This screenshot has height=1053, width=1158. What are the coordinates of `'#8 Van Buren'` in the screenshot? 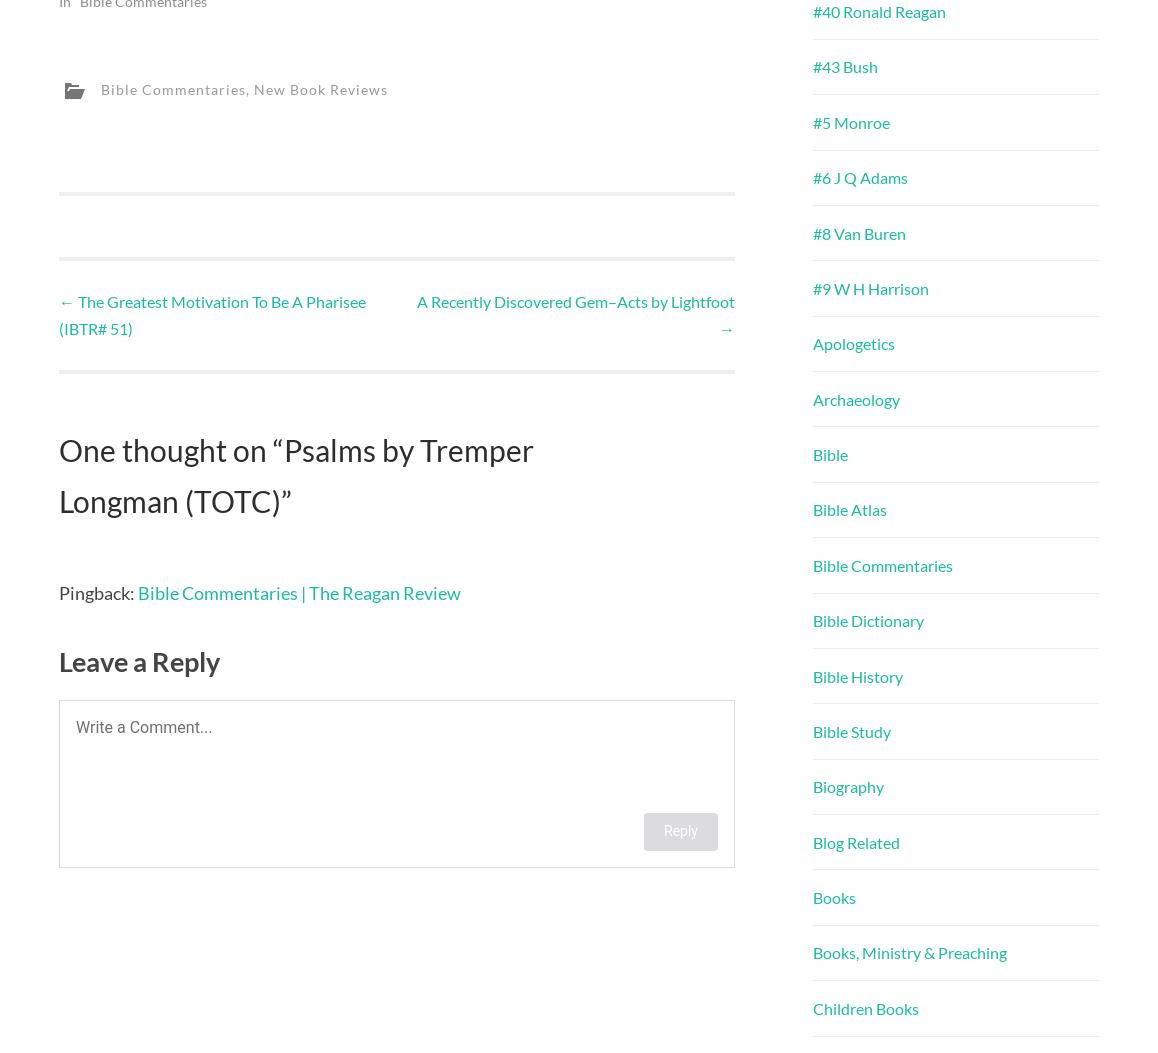 It's located at (858, 232).